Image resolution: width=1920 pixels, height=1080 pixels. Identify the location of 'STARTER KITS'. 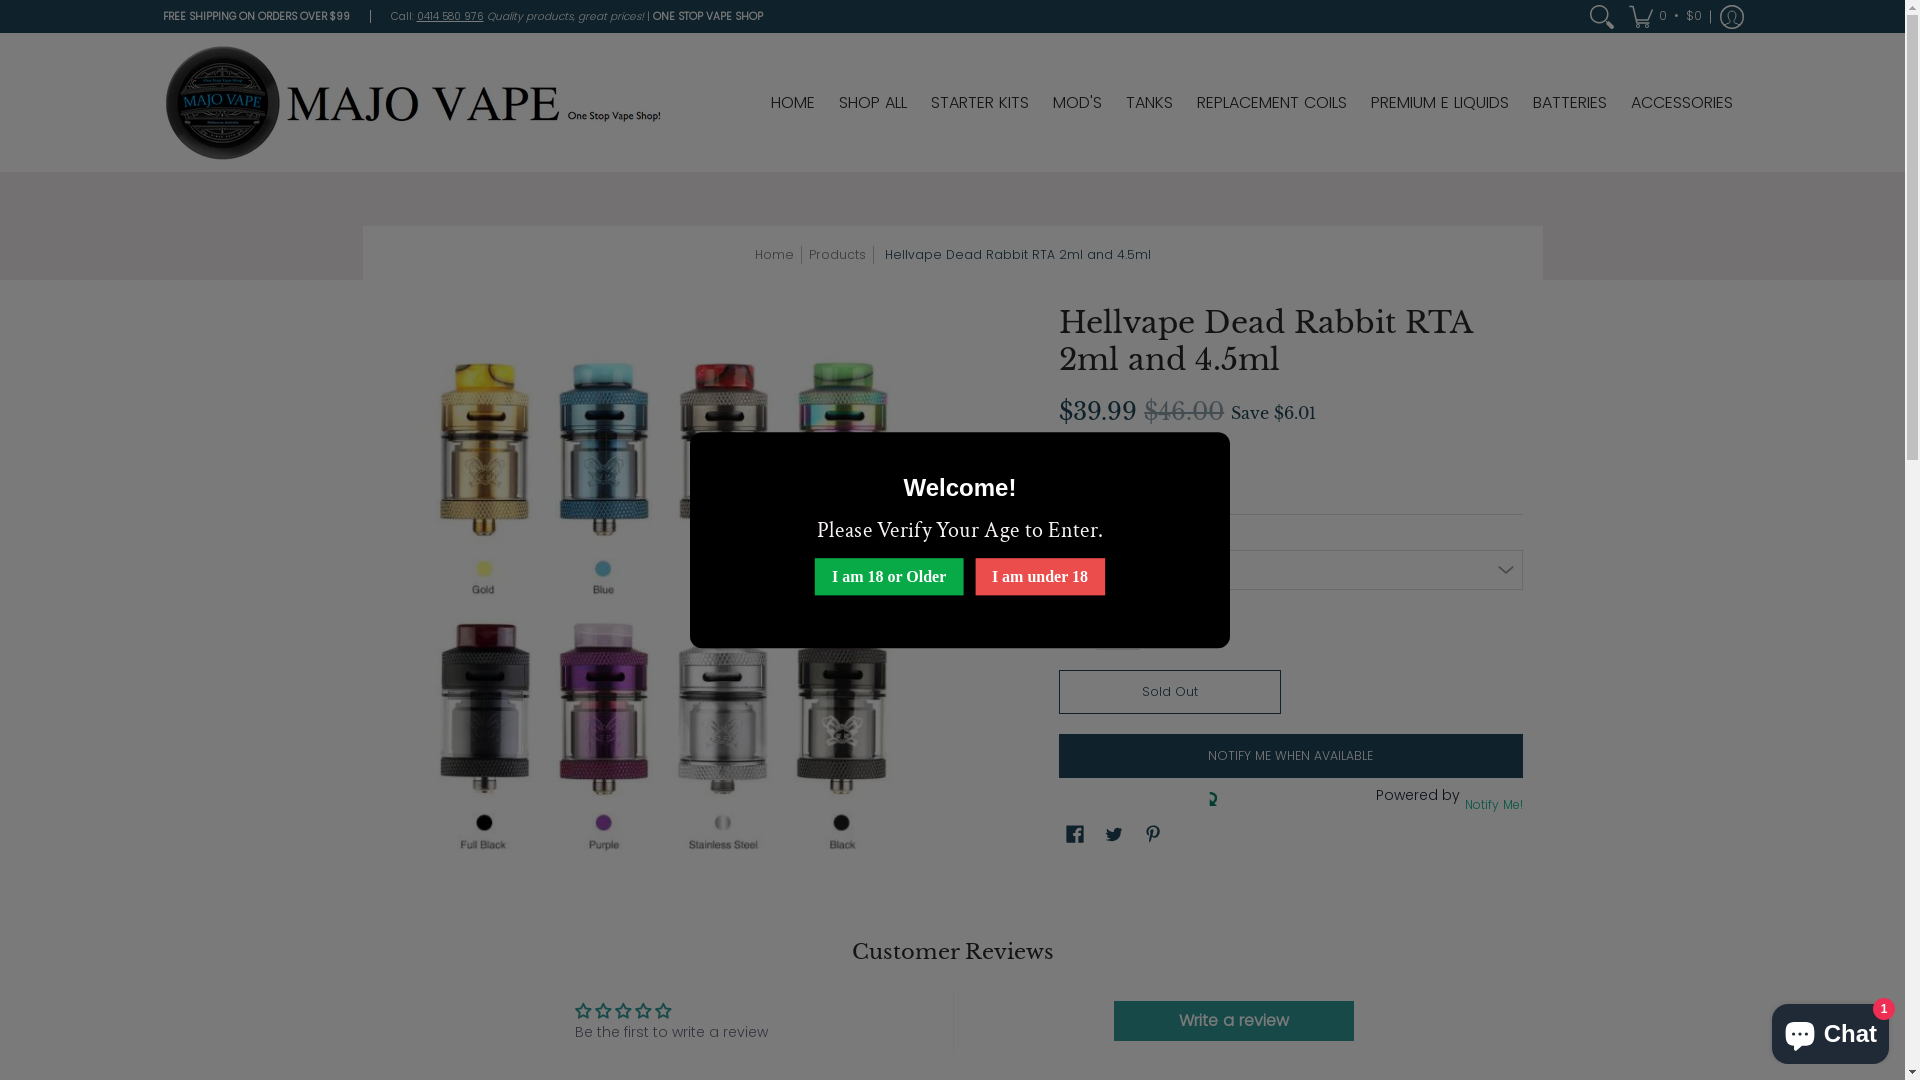
(919, 102).